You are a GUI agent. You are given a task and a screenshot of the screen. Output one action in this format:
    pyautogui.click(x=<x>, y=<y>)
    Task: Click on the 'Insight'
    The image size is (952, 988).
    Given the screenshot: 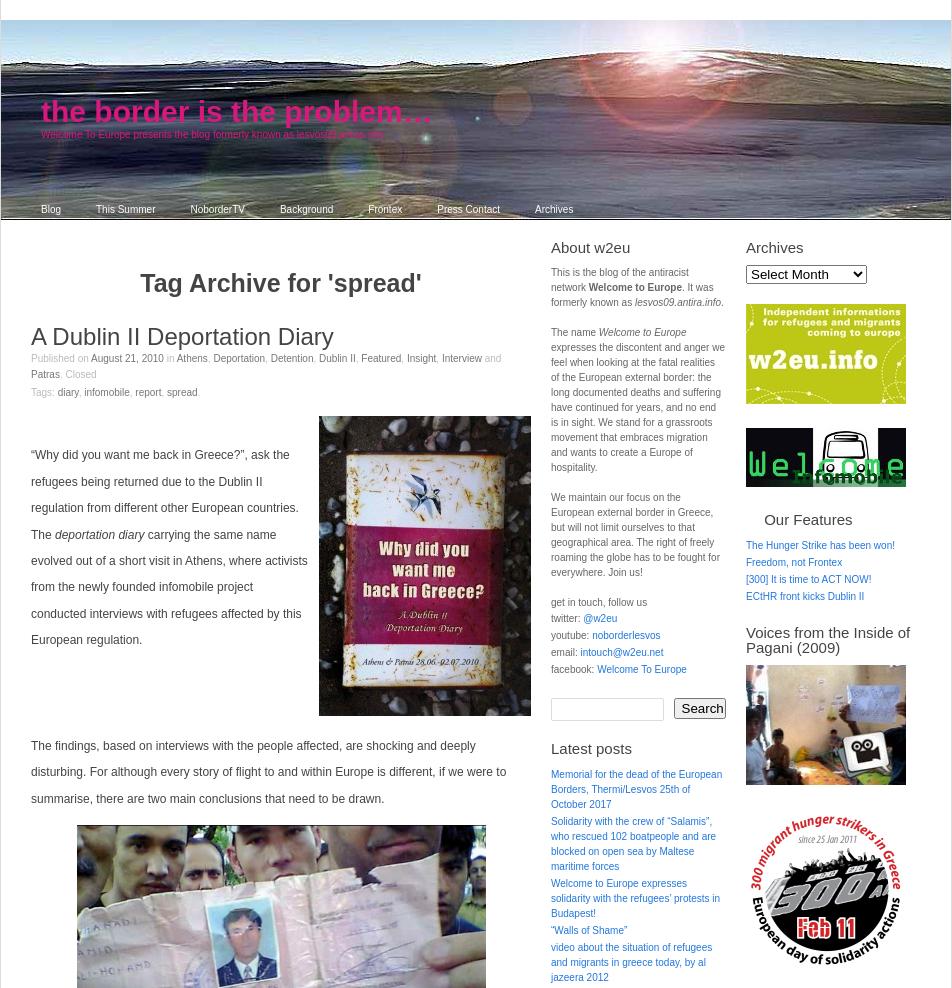 What is the action you would take?
    pyautogui.click(x=406, y=358)
    